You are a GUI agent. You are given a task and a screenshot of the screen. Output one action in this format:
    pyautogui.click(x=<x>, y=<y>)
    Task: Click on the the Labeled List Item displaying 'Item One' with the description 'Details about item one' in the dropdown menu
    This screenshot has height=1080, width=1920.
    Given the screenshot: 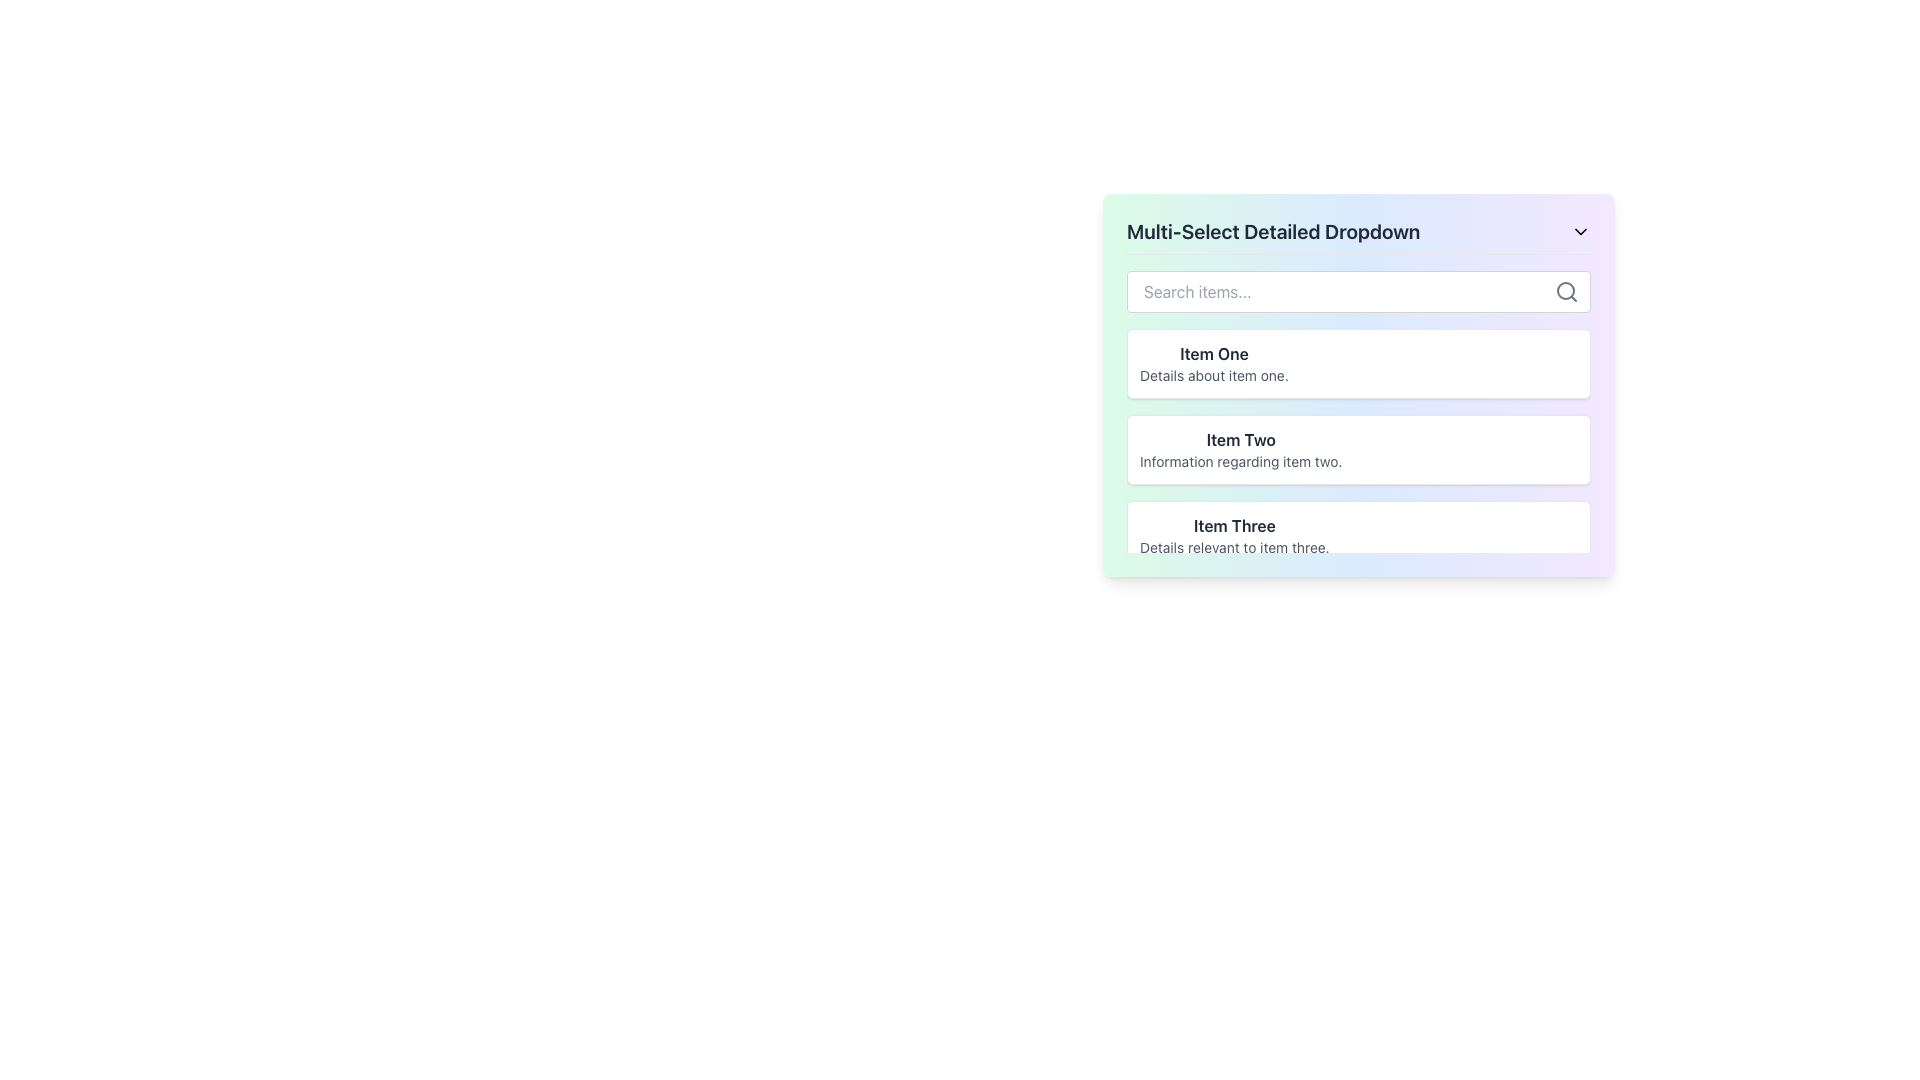 What is the action you would take?
    pyautogui.click(x=1213, y=363)
    